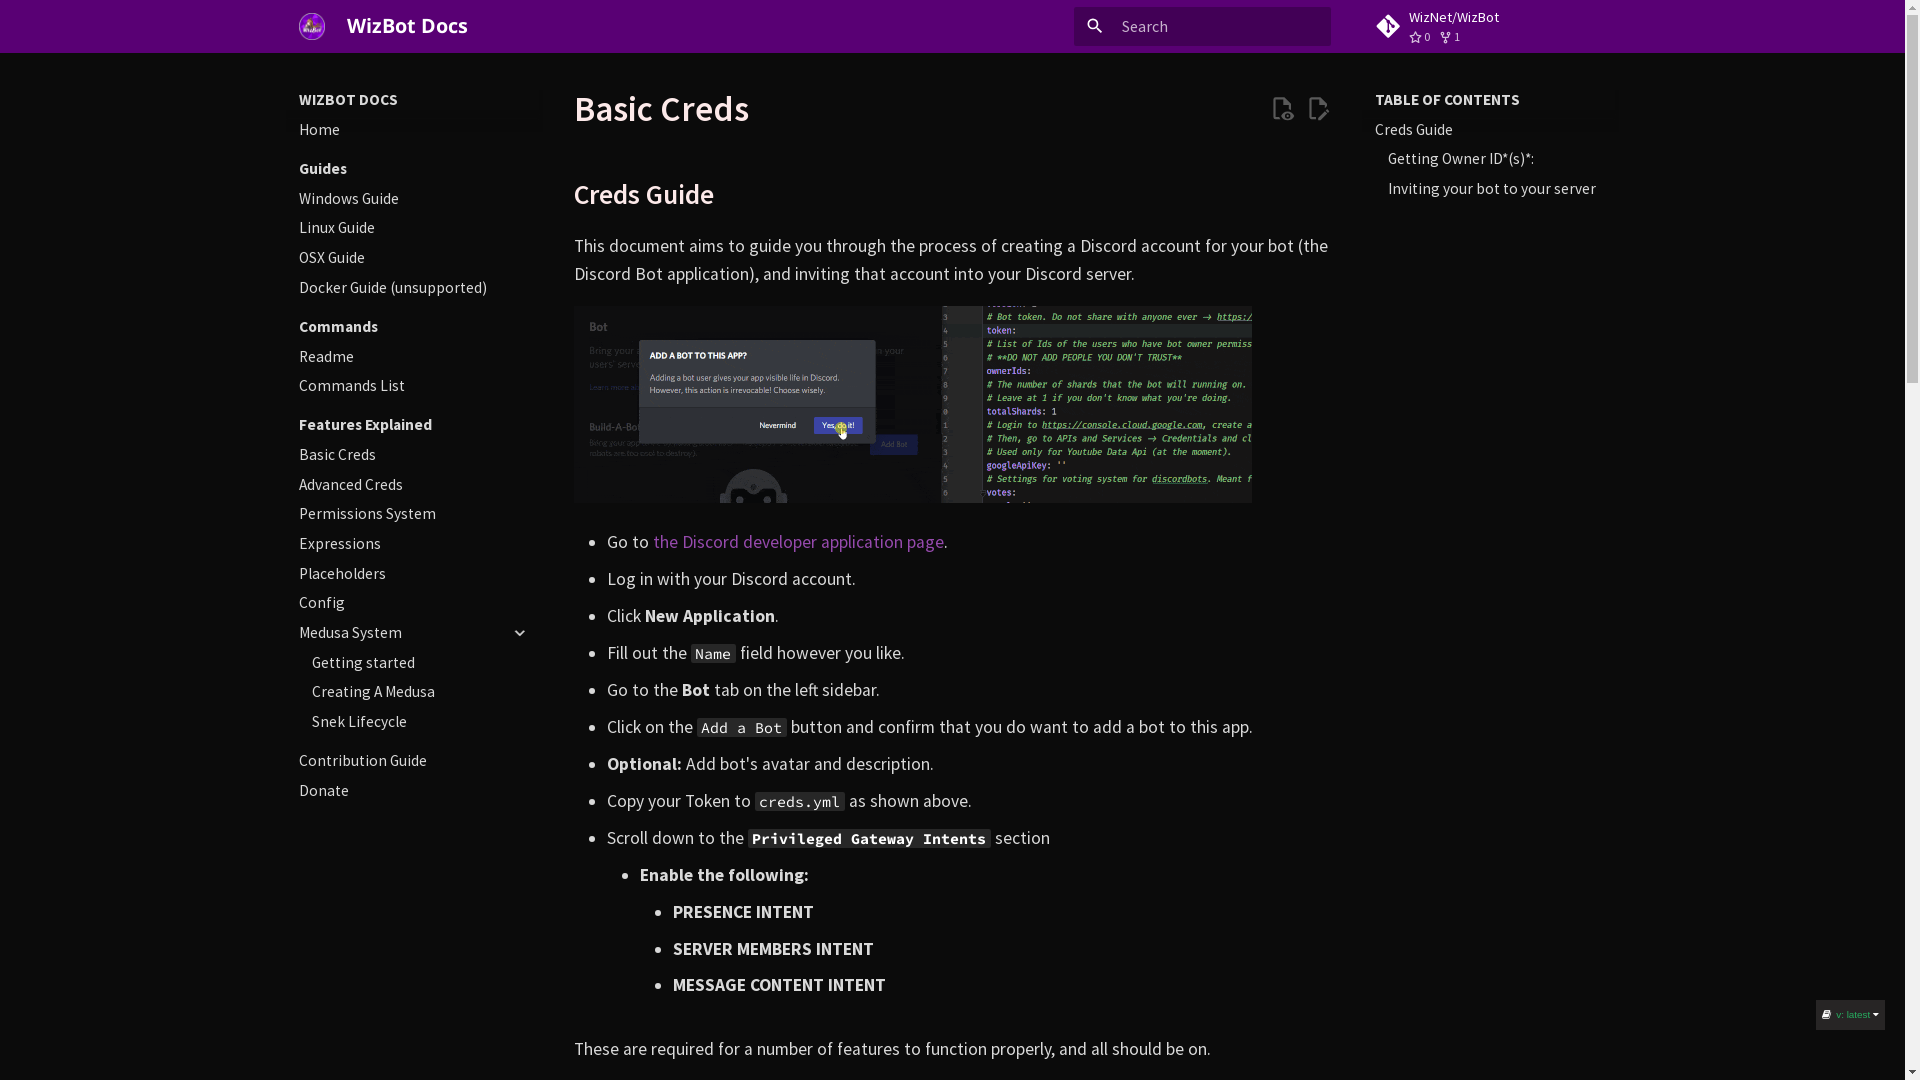  I want to click on 'Advanced Creds', so click(413, 485).